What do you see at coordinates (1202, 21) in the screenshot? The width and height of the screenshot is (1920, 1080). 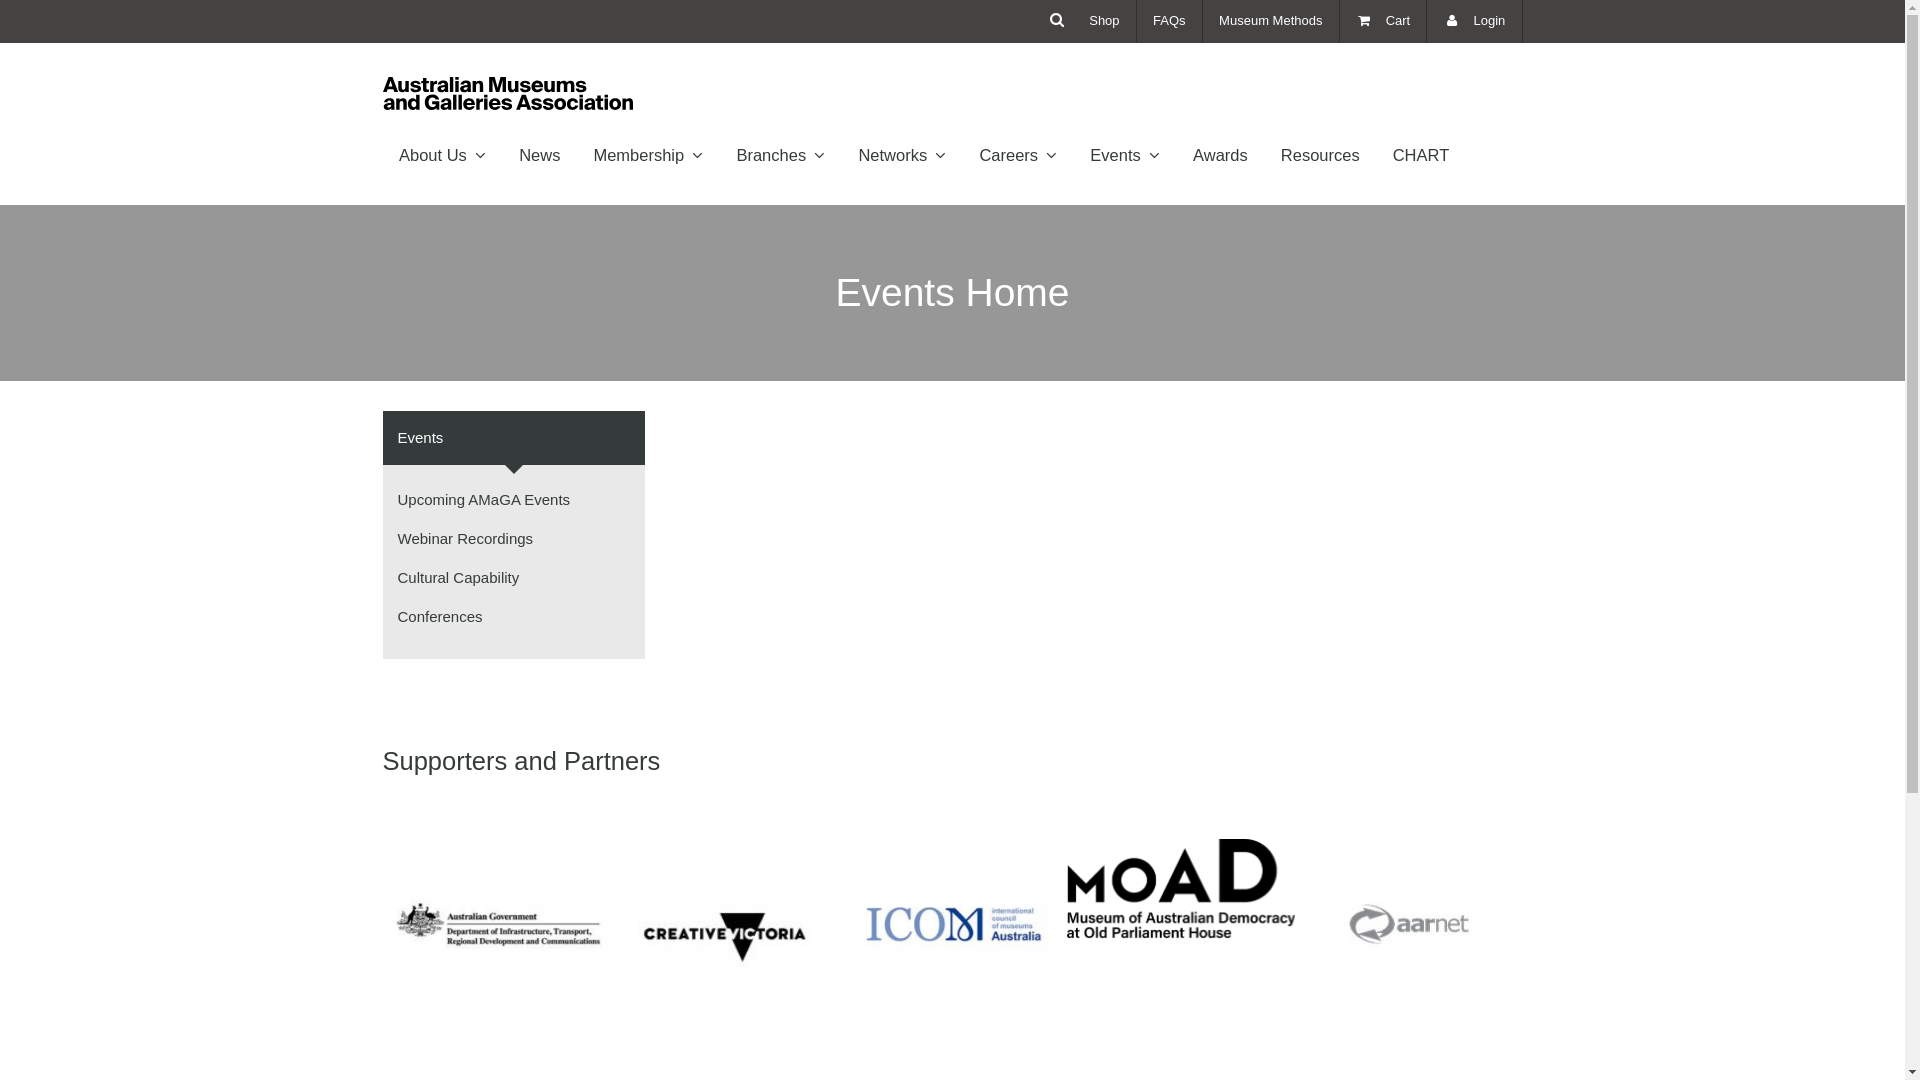 I see `'Museum Methods'` at bounding box center [1202, 21].